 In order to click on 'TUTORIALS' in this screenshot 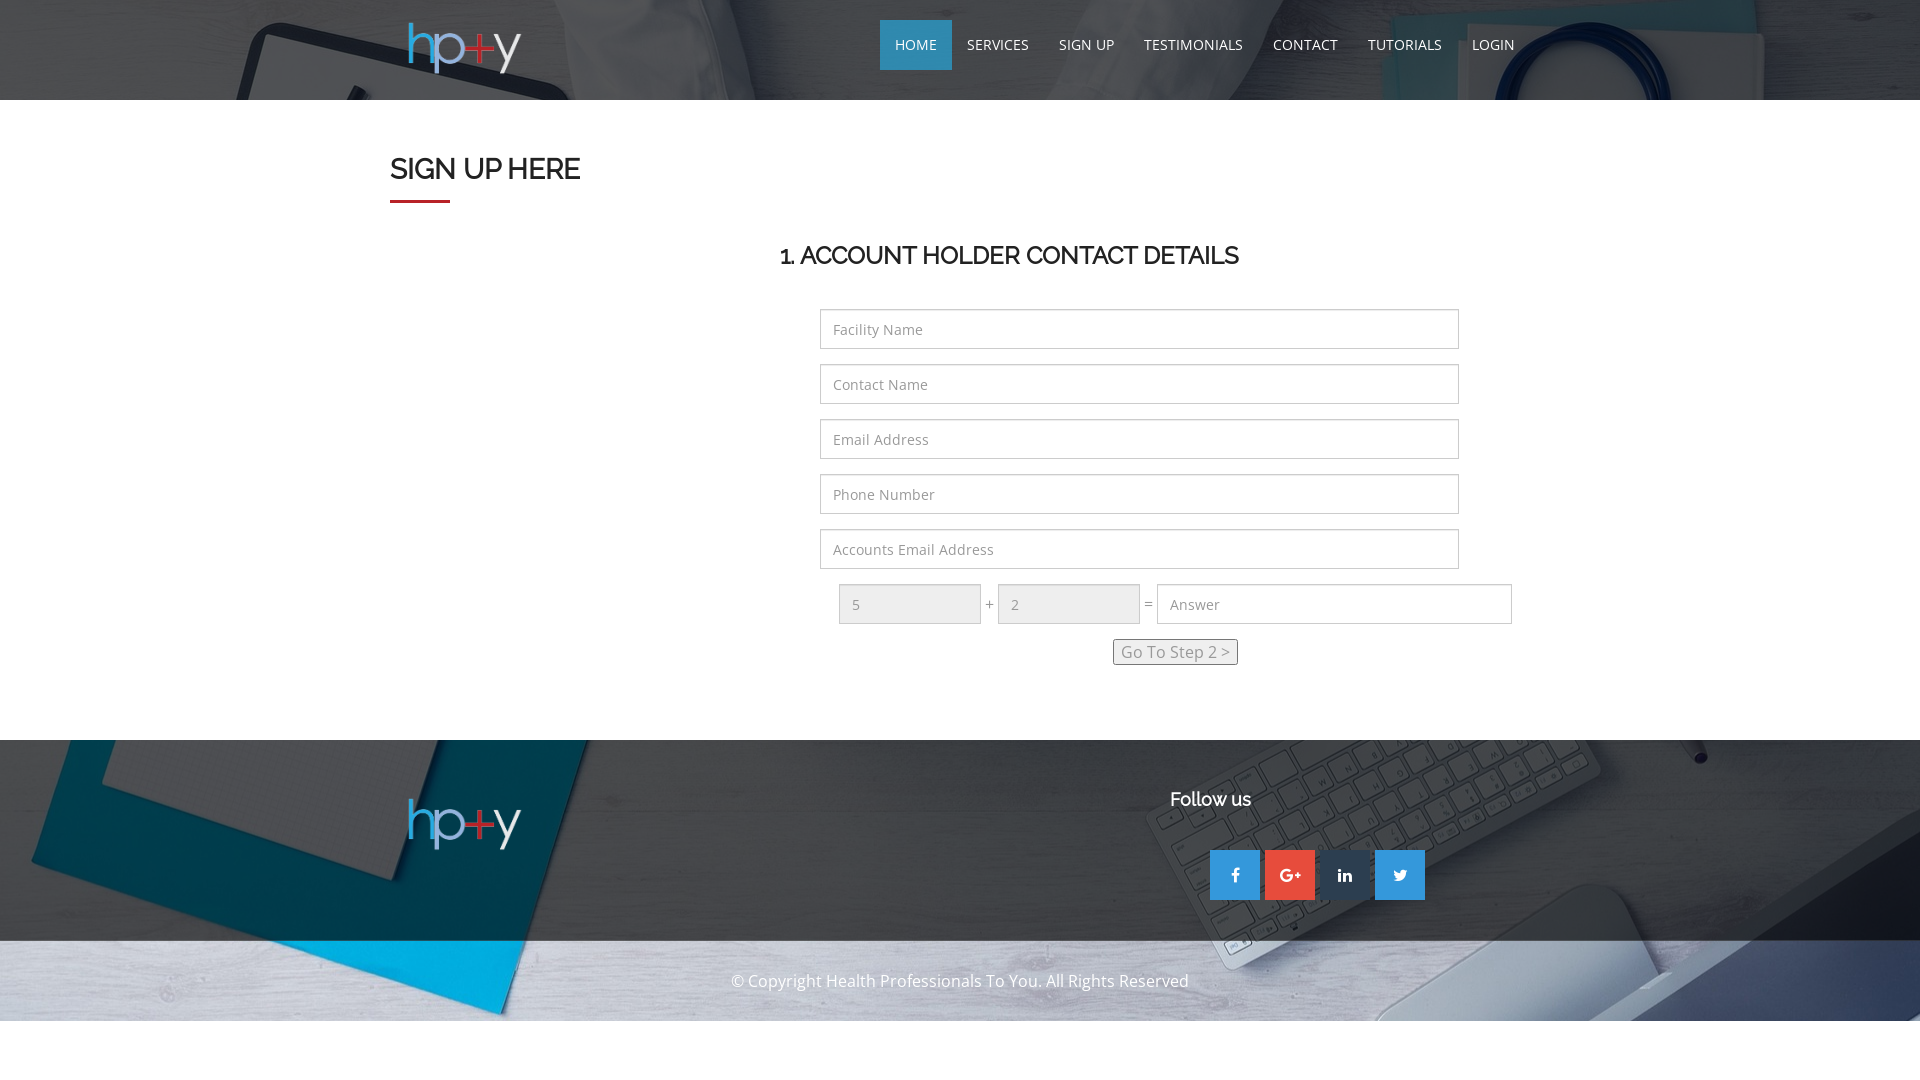, I will do `click(1404, 45)`.